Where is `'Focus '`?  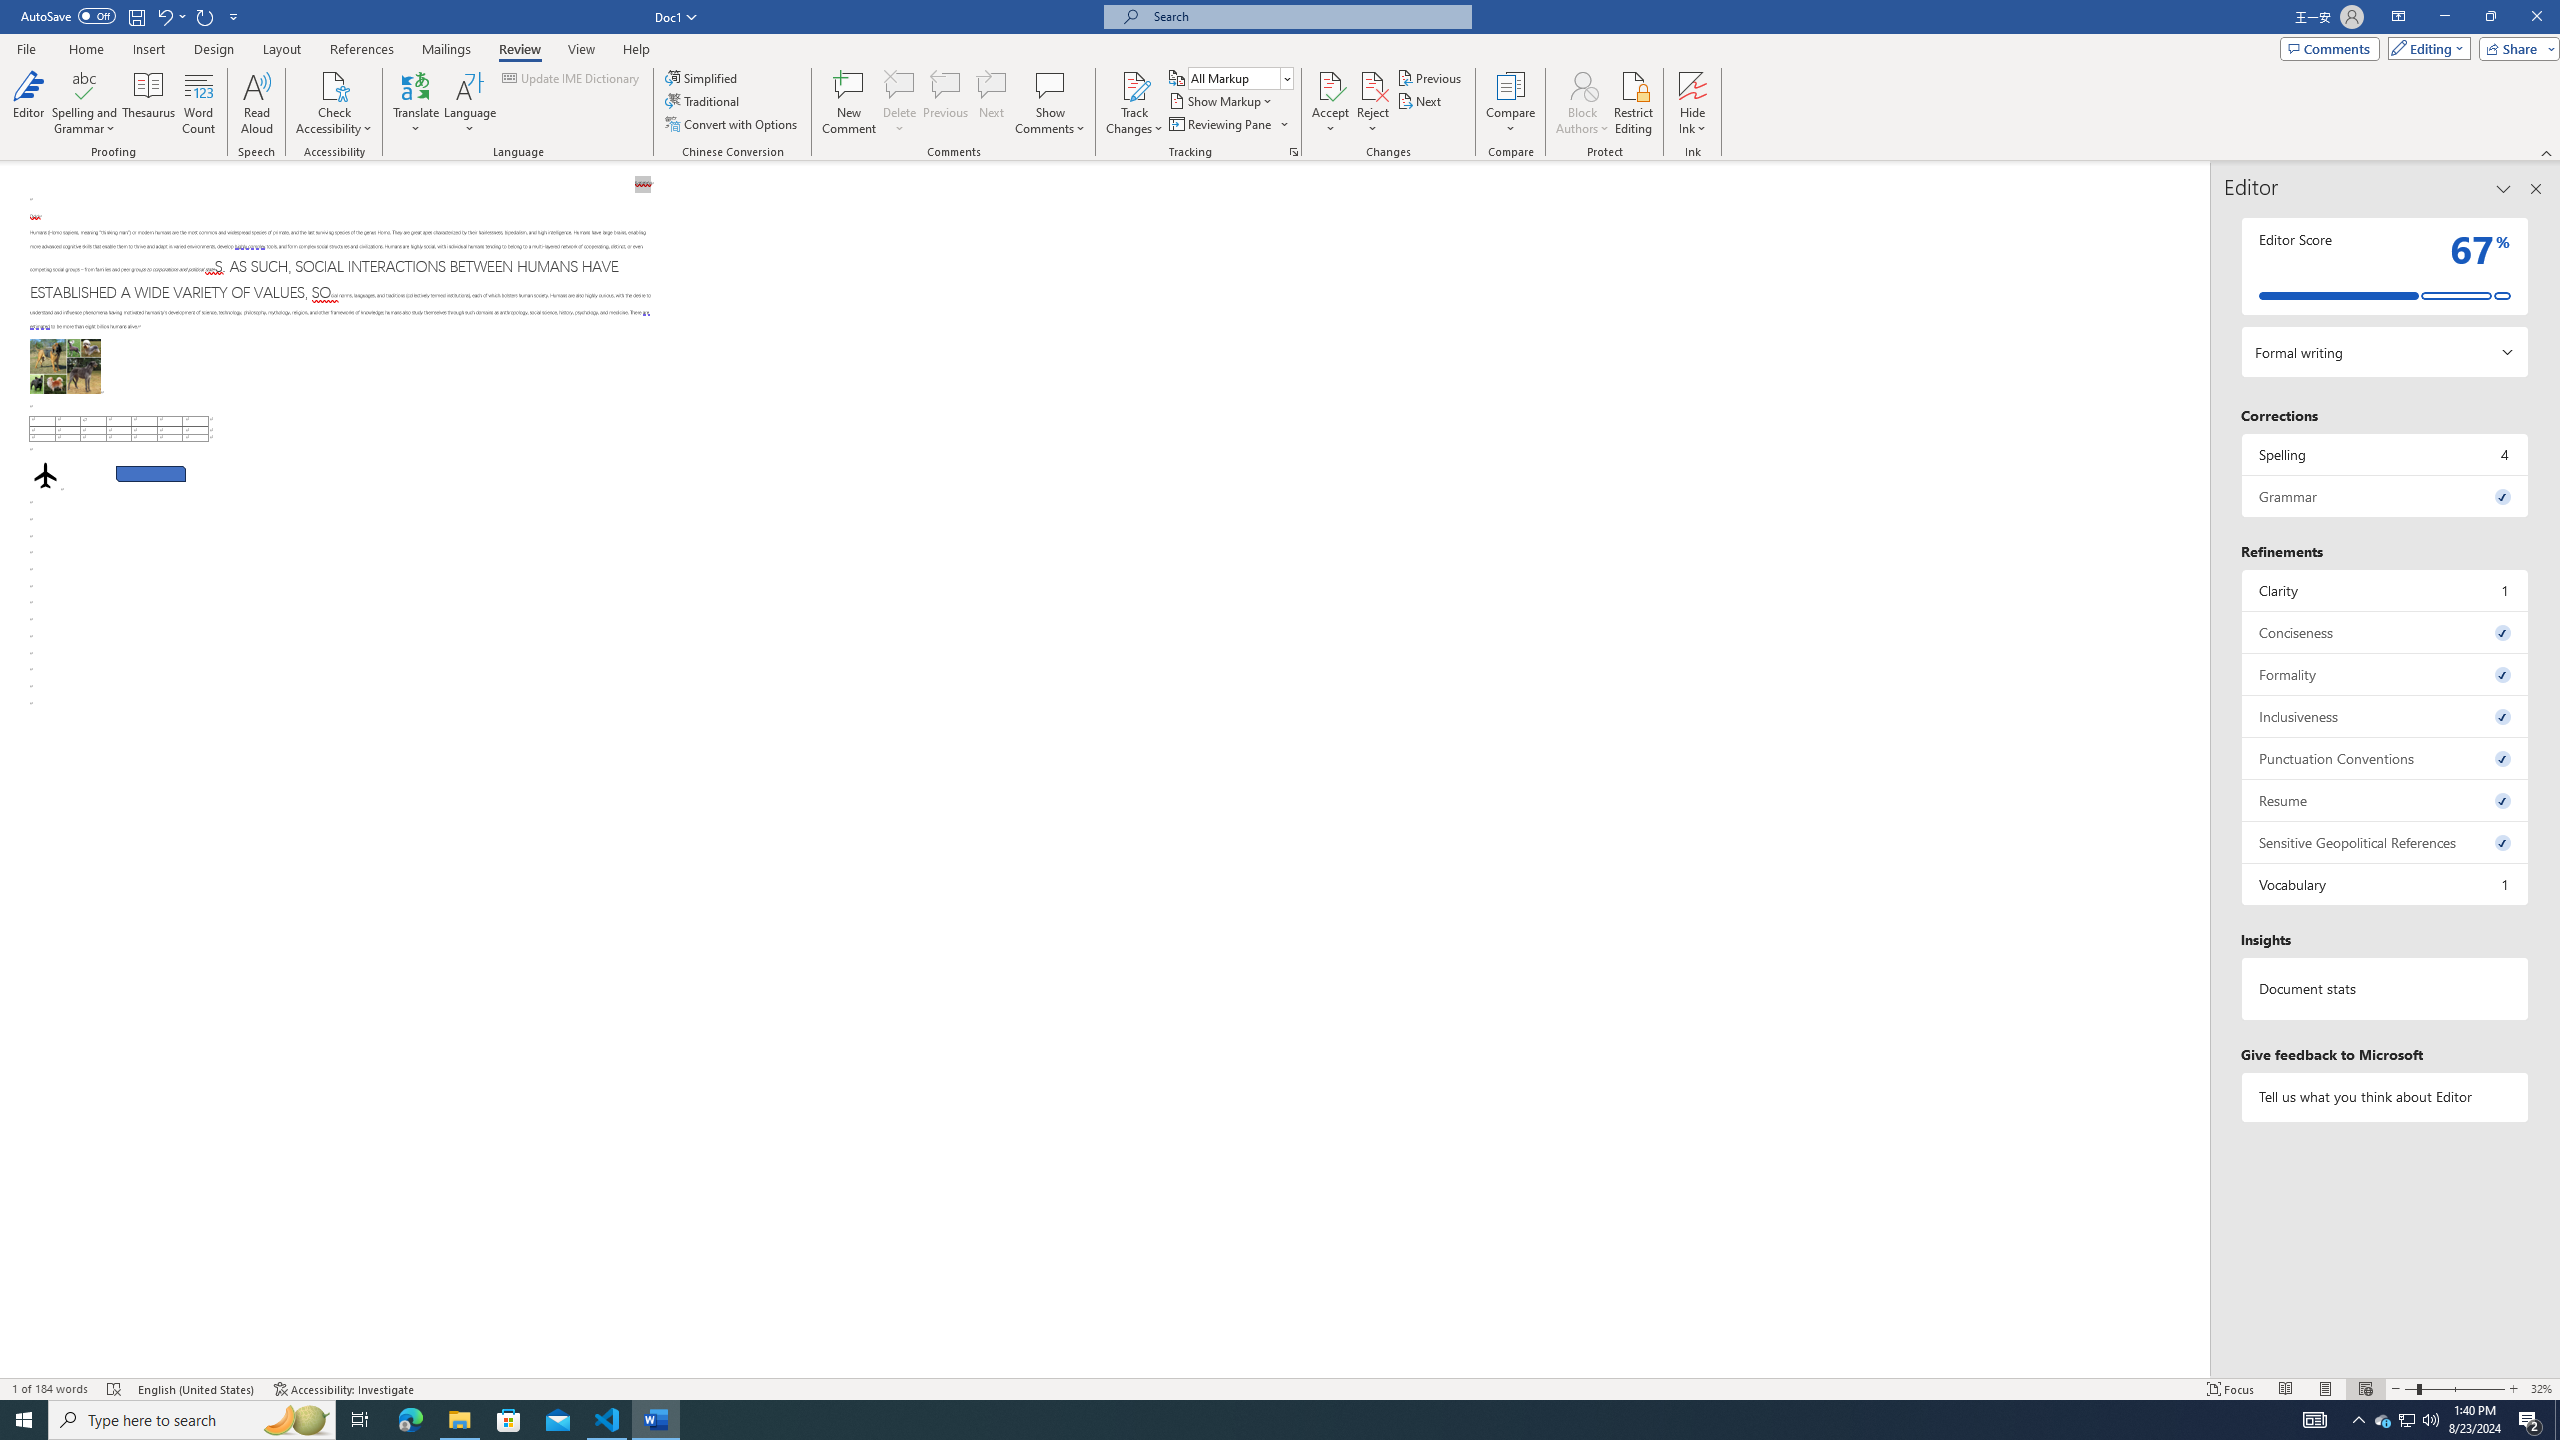 'Focus ' is located at coordinates (2230, 1389).